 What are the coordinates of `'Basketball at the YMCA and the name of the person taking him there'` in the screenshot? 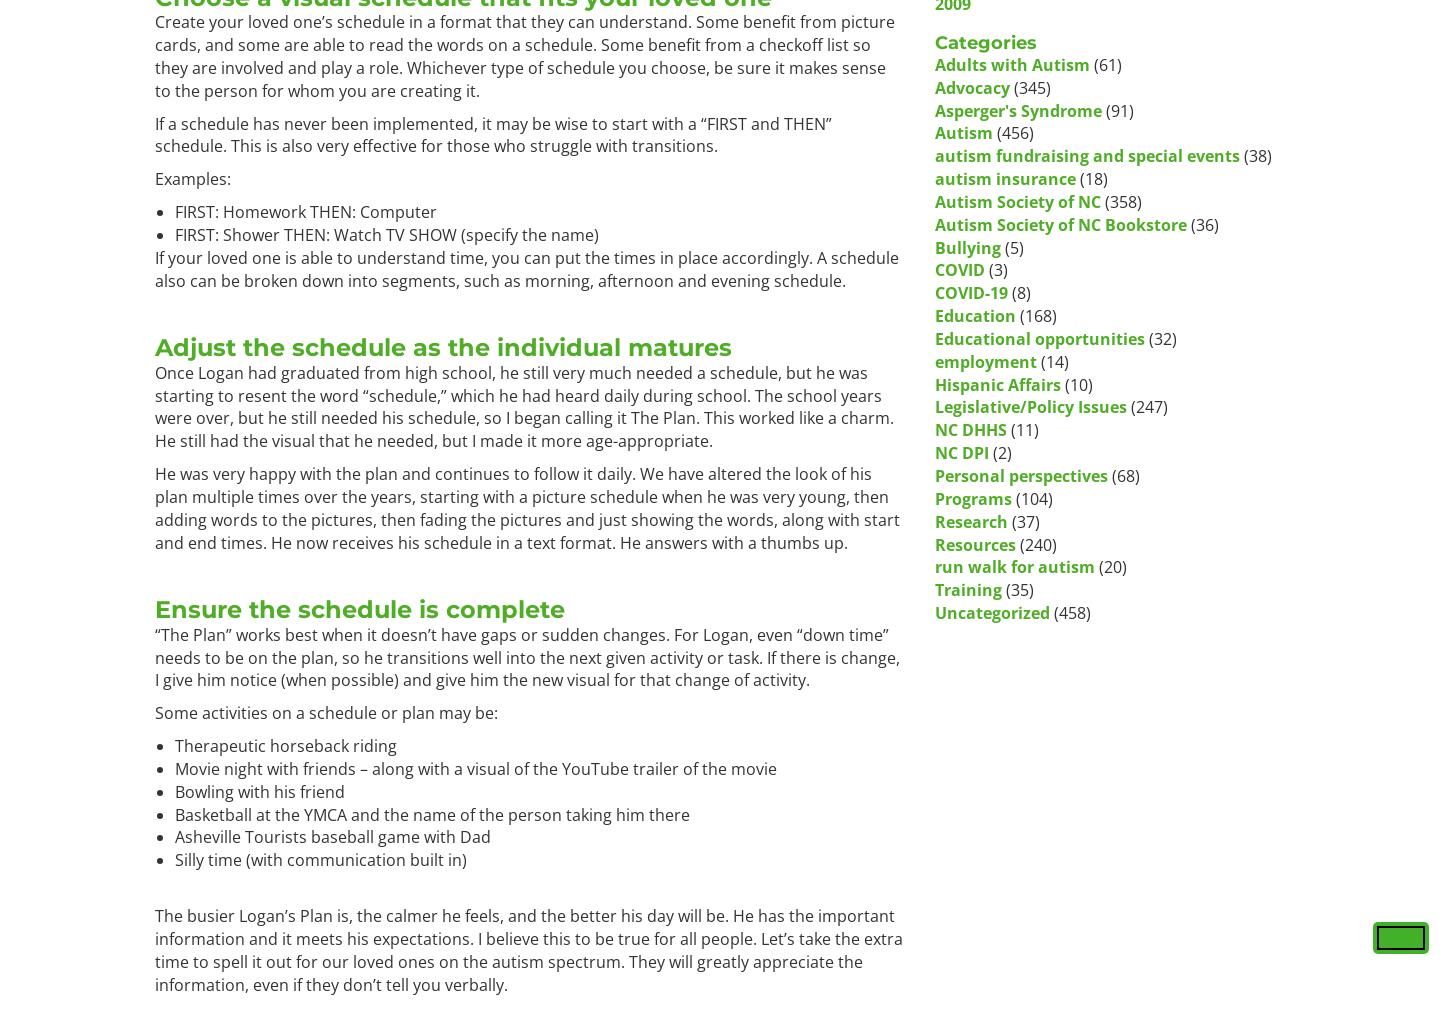 It's located at (431, 812).